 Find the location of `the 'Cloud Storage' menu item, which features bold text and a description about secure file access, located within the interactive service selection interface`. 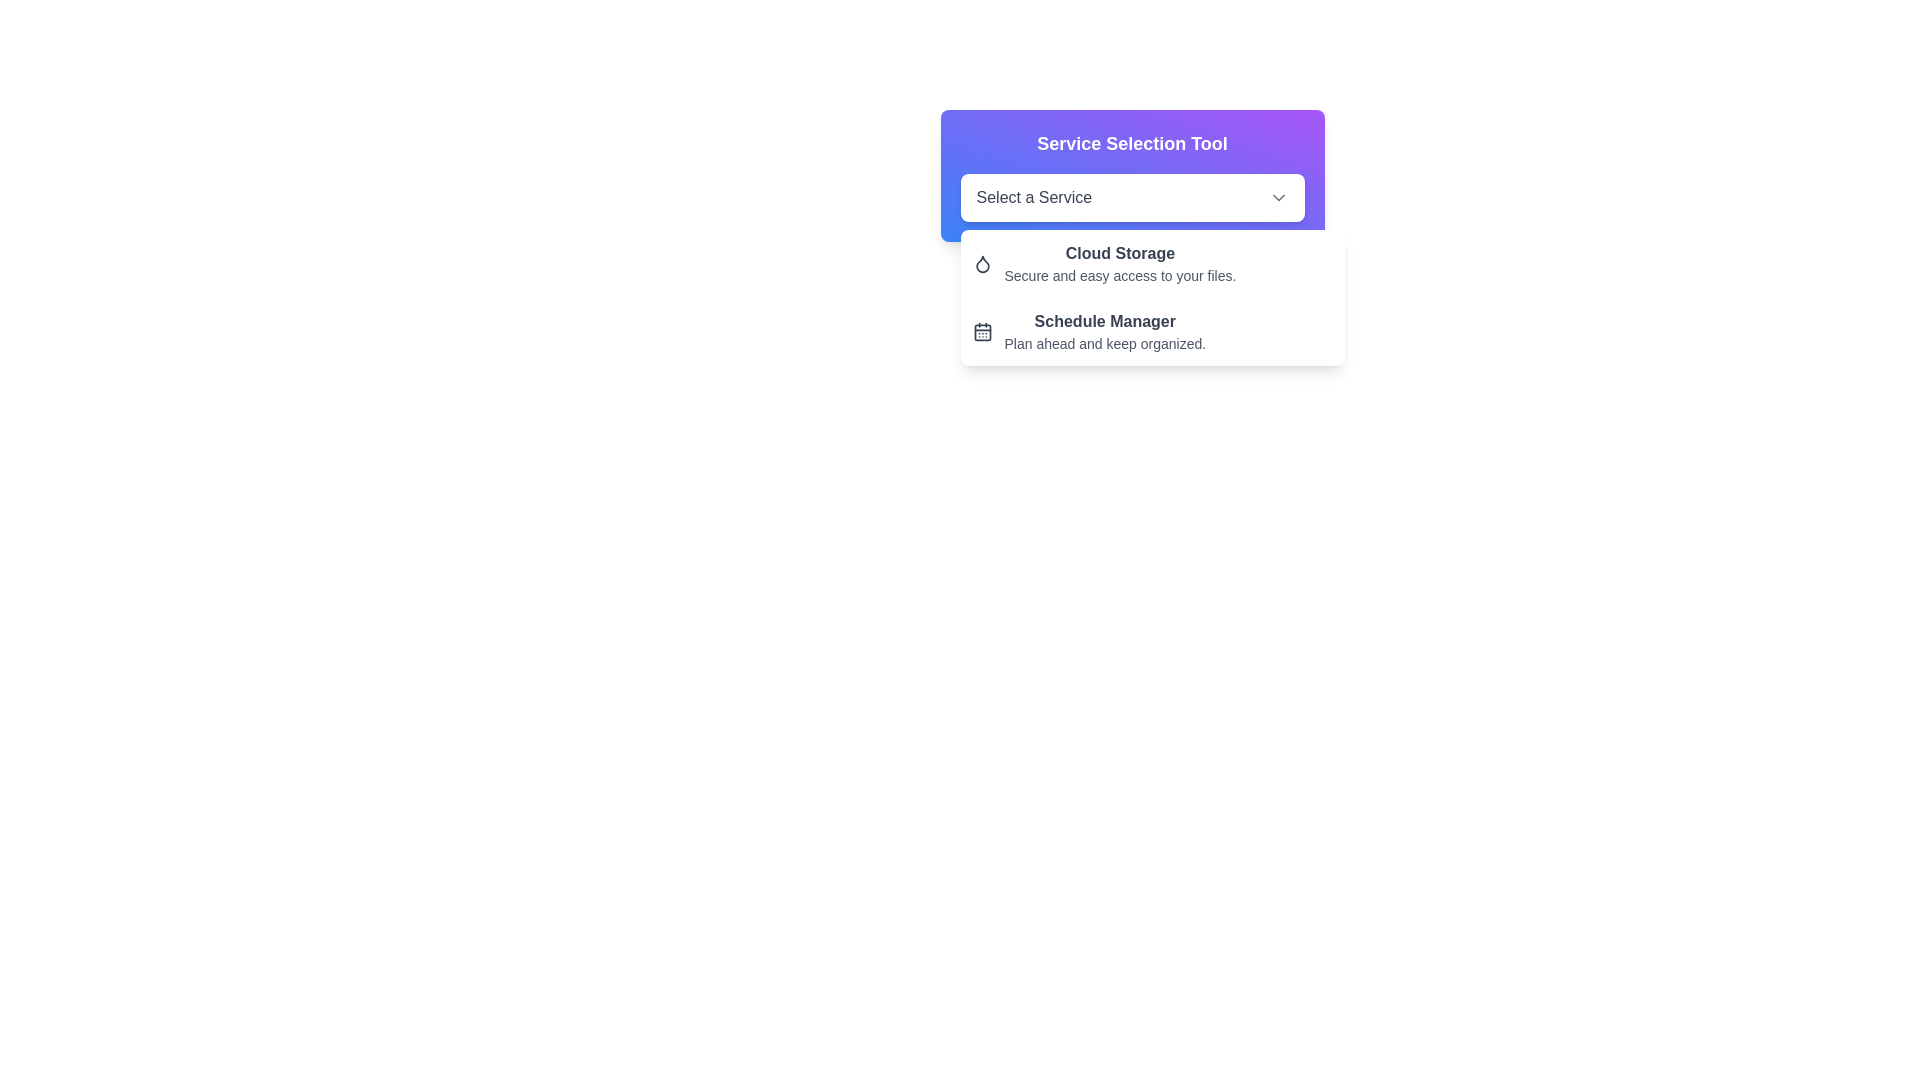

the 'Cloud Storage' menu item, which features bold text and a description about secure file access, located within the interactive service selection interface is located at coordinates (1120, 262).